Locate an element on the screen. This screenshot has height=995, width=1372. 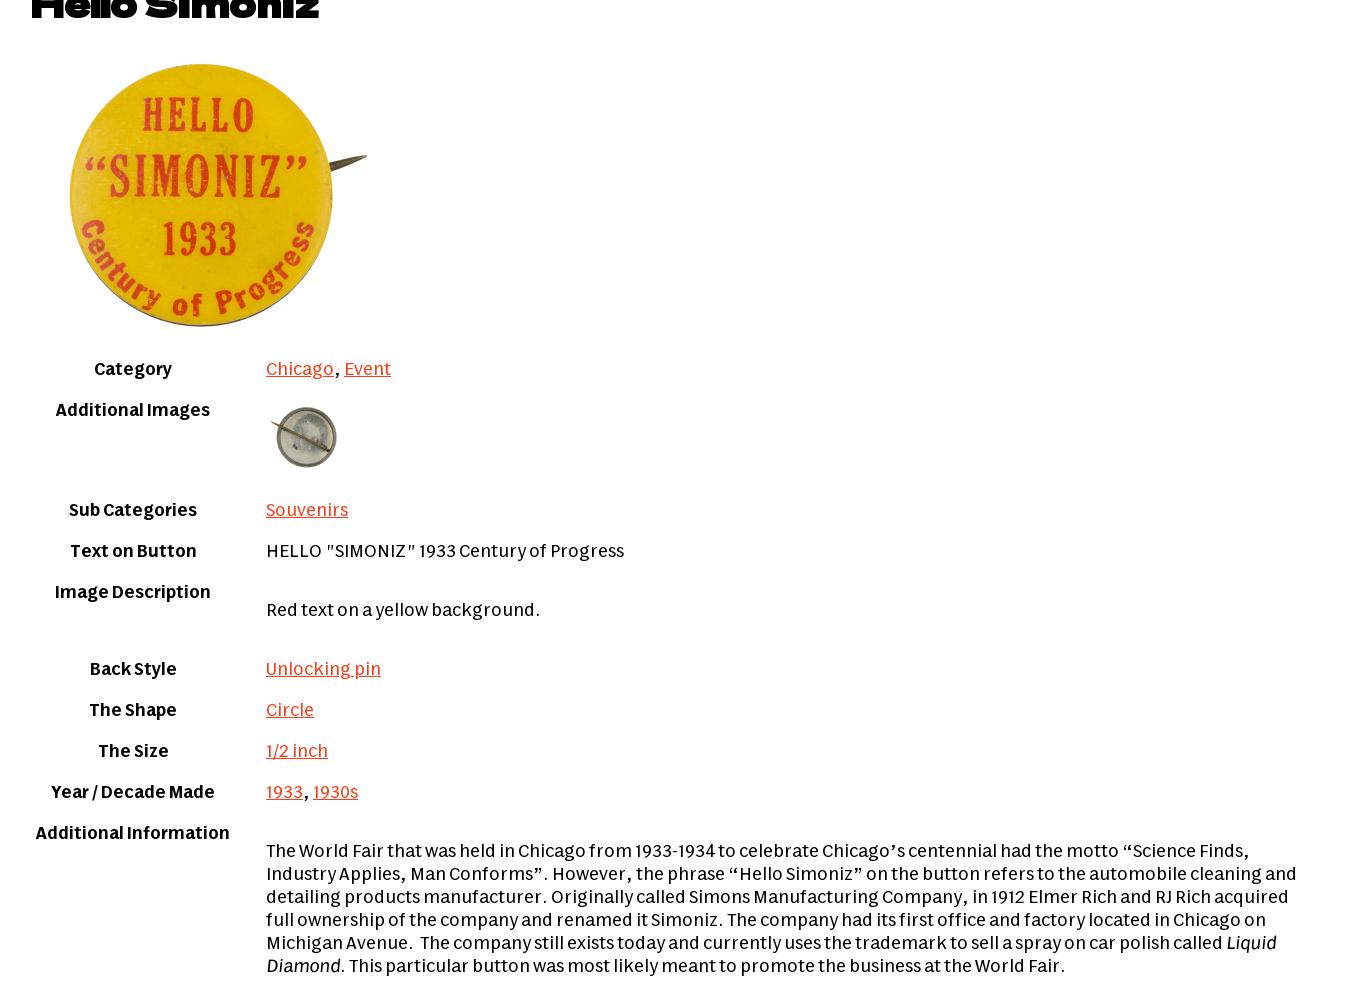
'Event' is located at coordinates (367, 369).